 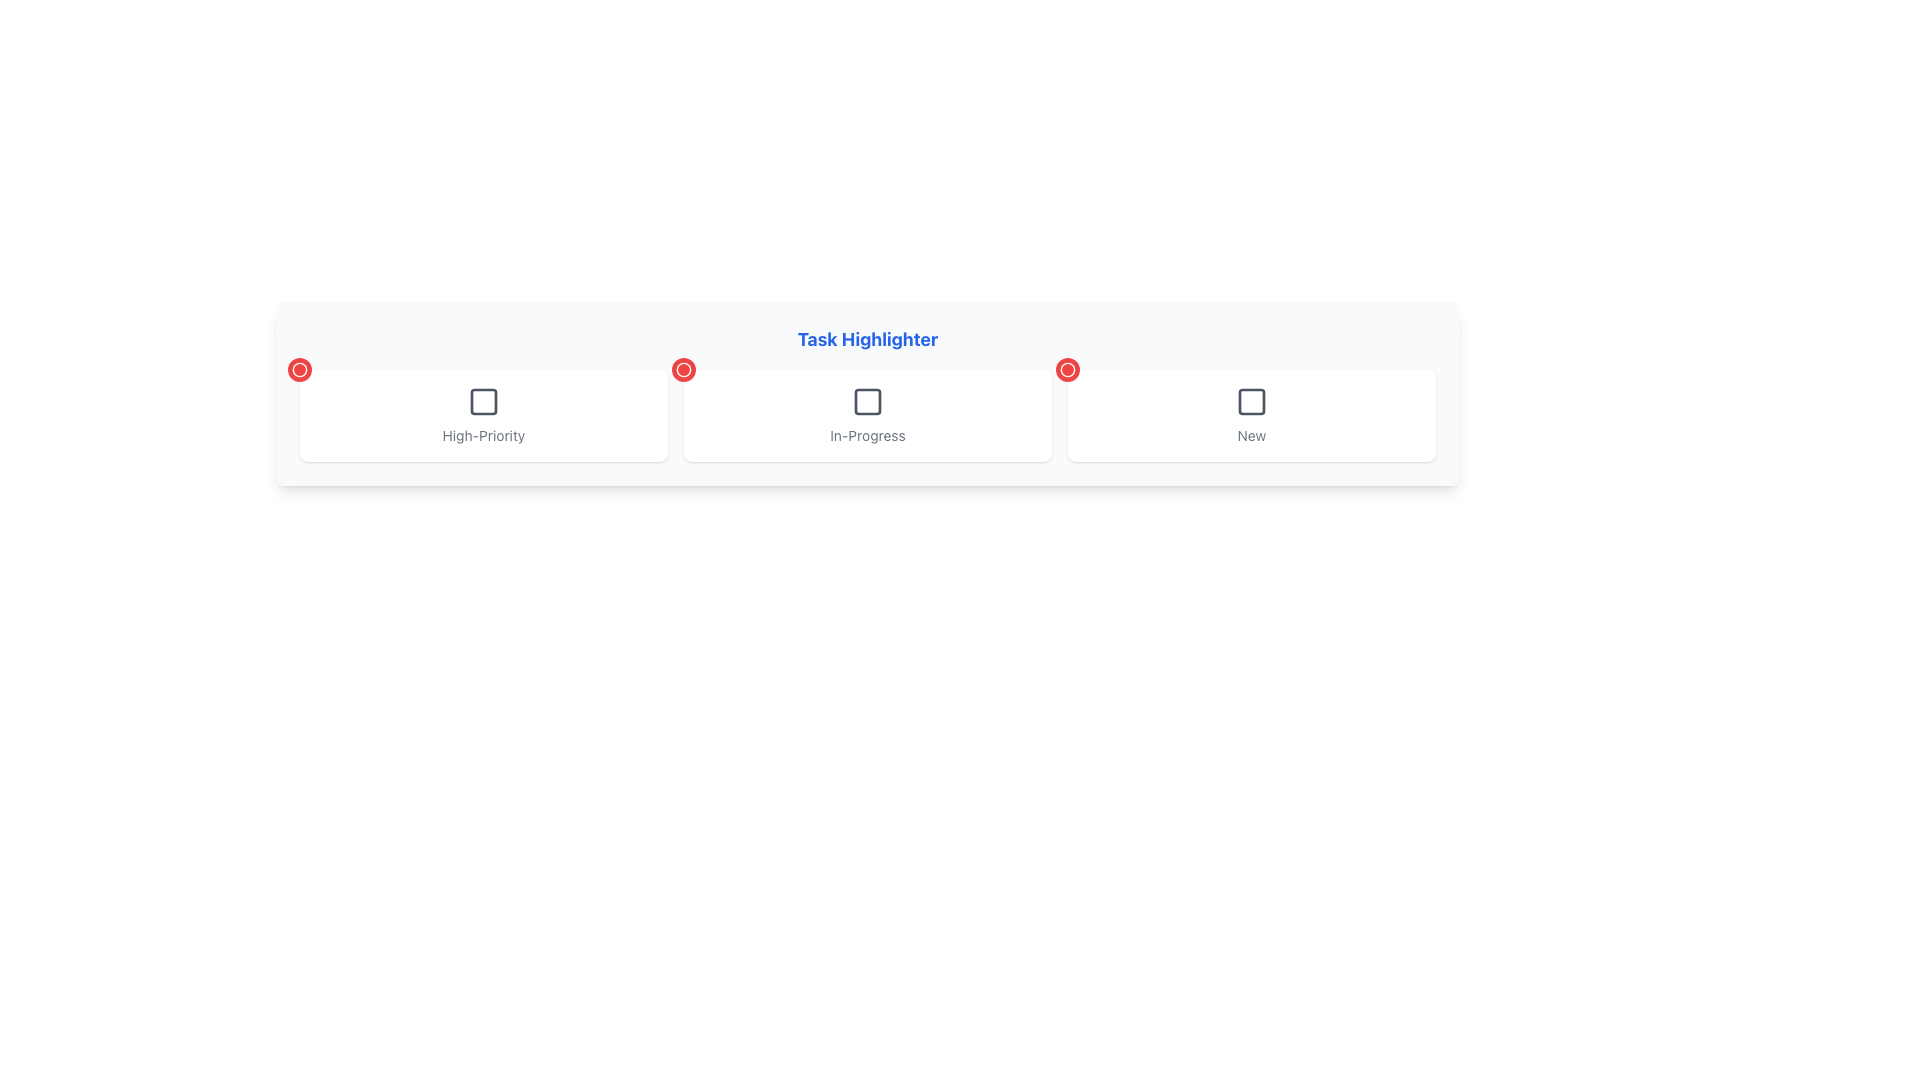 What do you see at coordinates (1251, 434) in the screenshot?
I see `the text label that describes the checkbox above it, located in the third column with a rounded white background and shadow` at bounding box center [1251, 434].